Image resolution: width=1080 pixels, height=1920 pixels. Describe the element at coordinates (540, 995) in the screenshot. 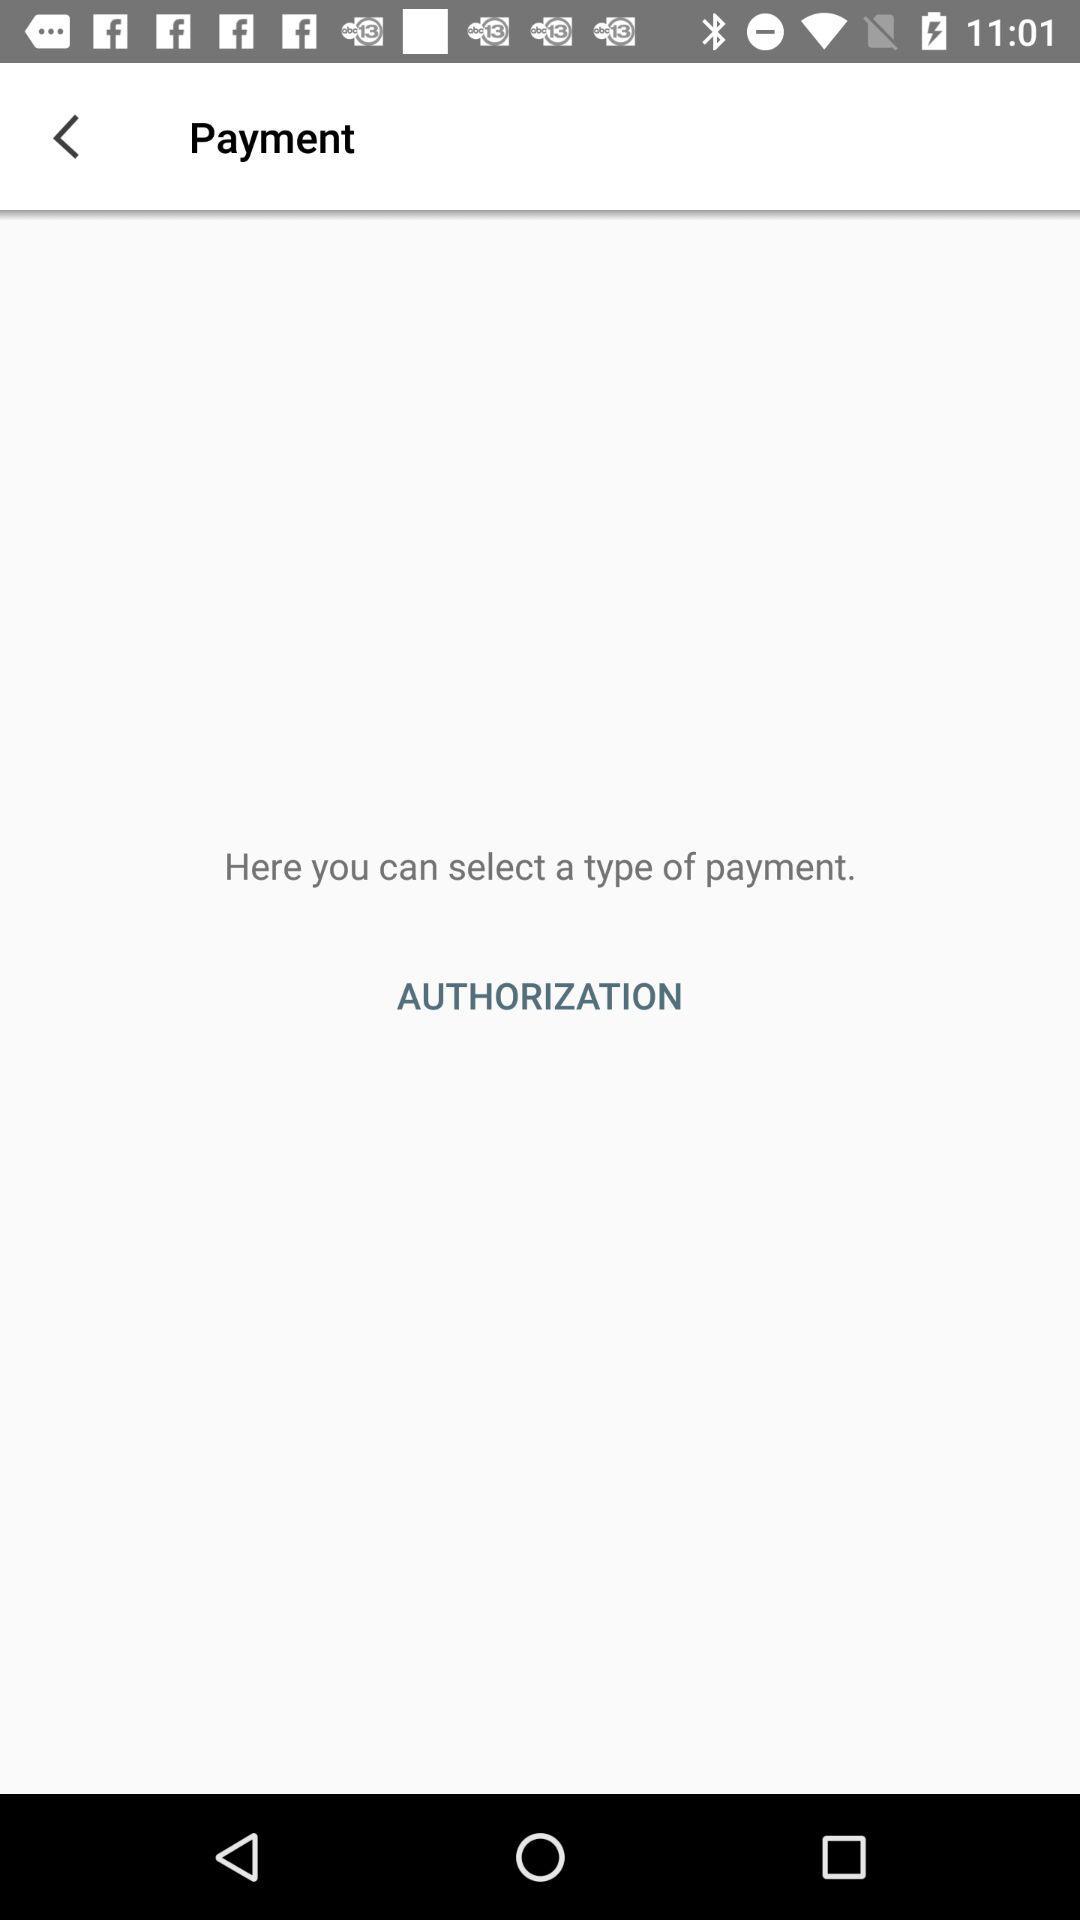

I see `the item below the here you can item` at that location.